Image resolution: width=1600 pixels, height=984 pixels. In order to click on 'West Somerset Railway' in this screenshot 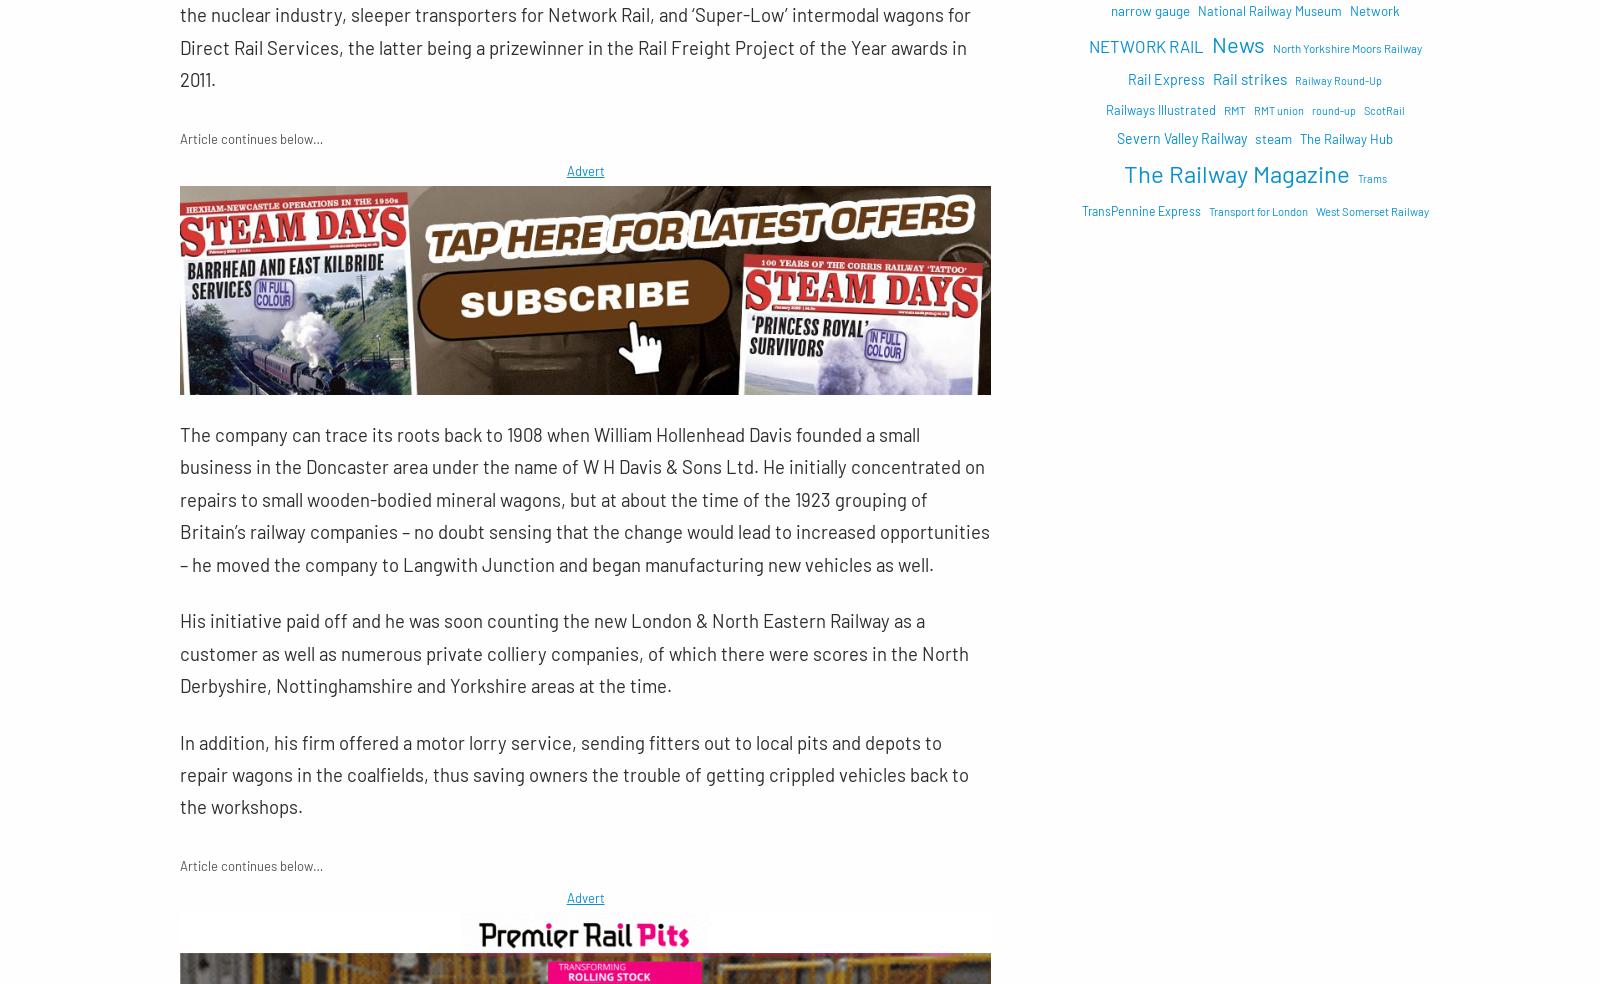, I will do `click(1370, 211)`.